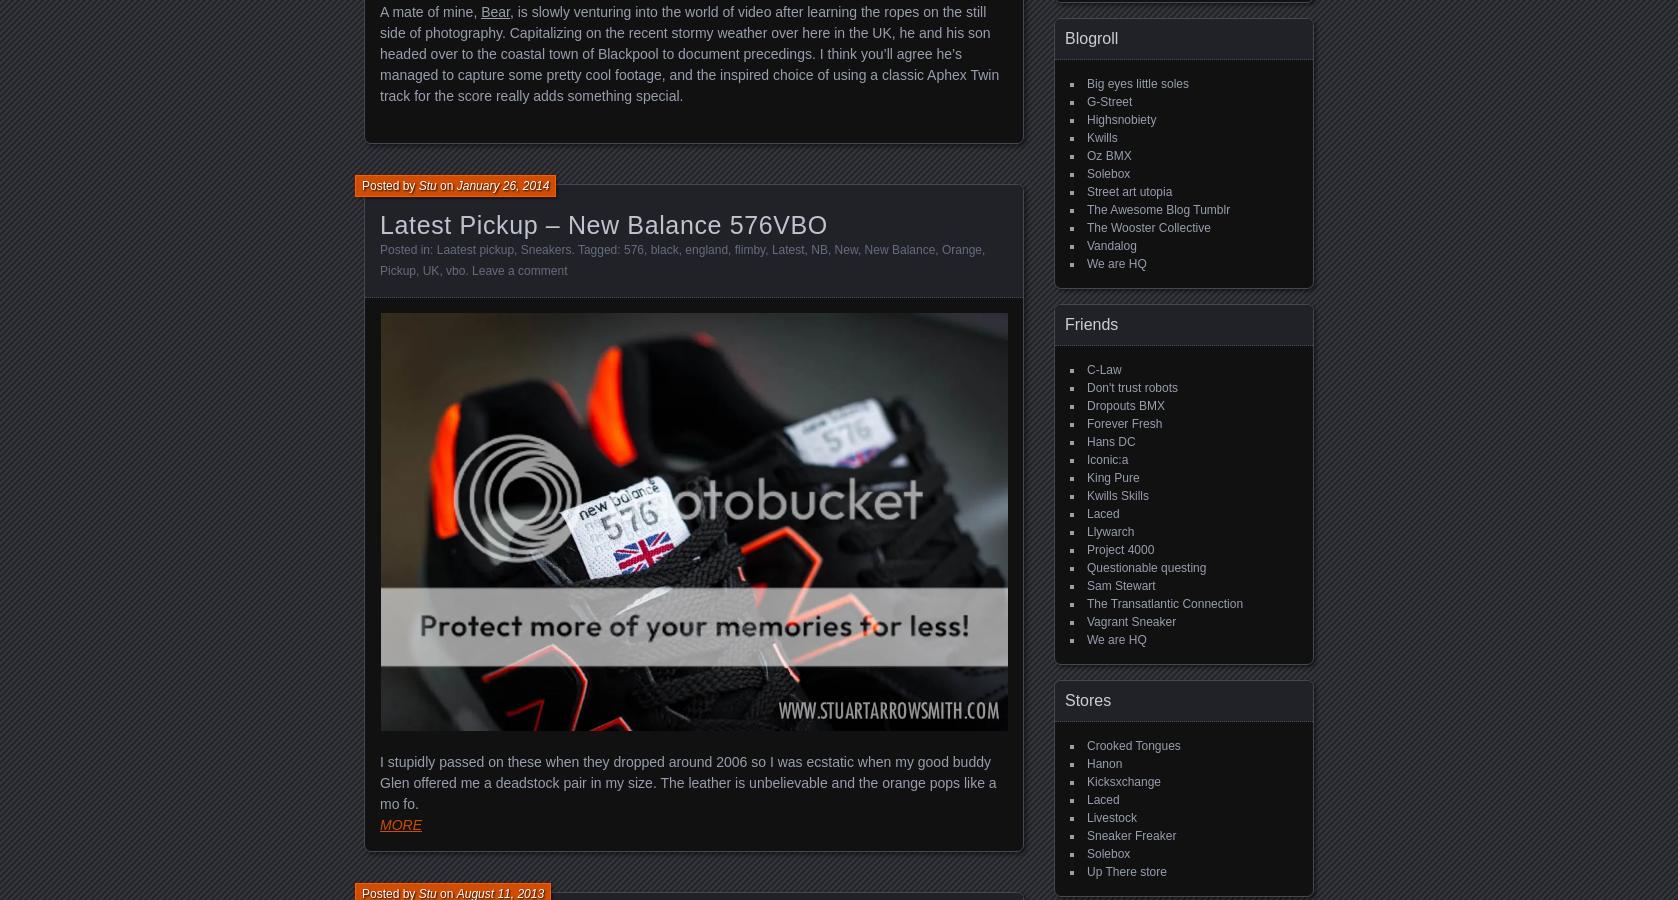 This screenshot has width=1678, height=900. I want to click on 'New', so click(845, 249).